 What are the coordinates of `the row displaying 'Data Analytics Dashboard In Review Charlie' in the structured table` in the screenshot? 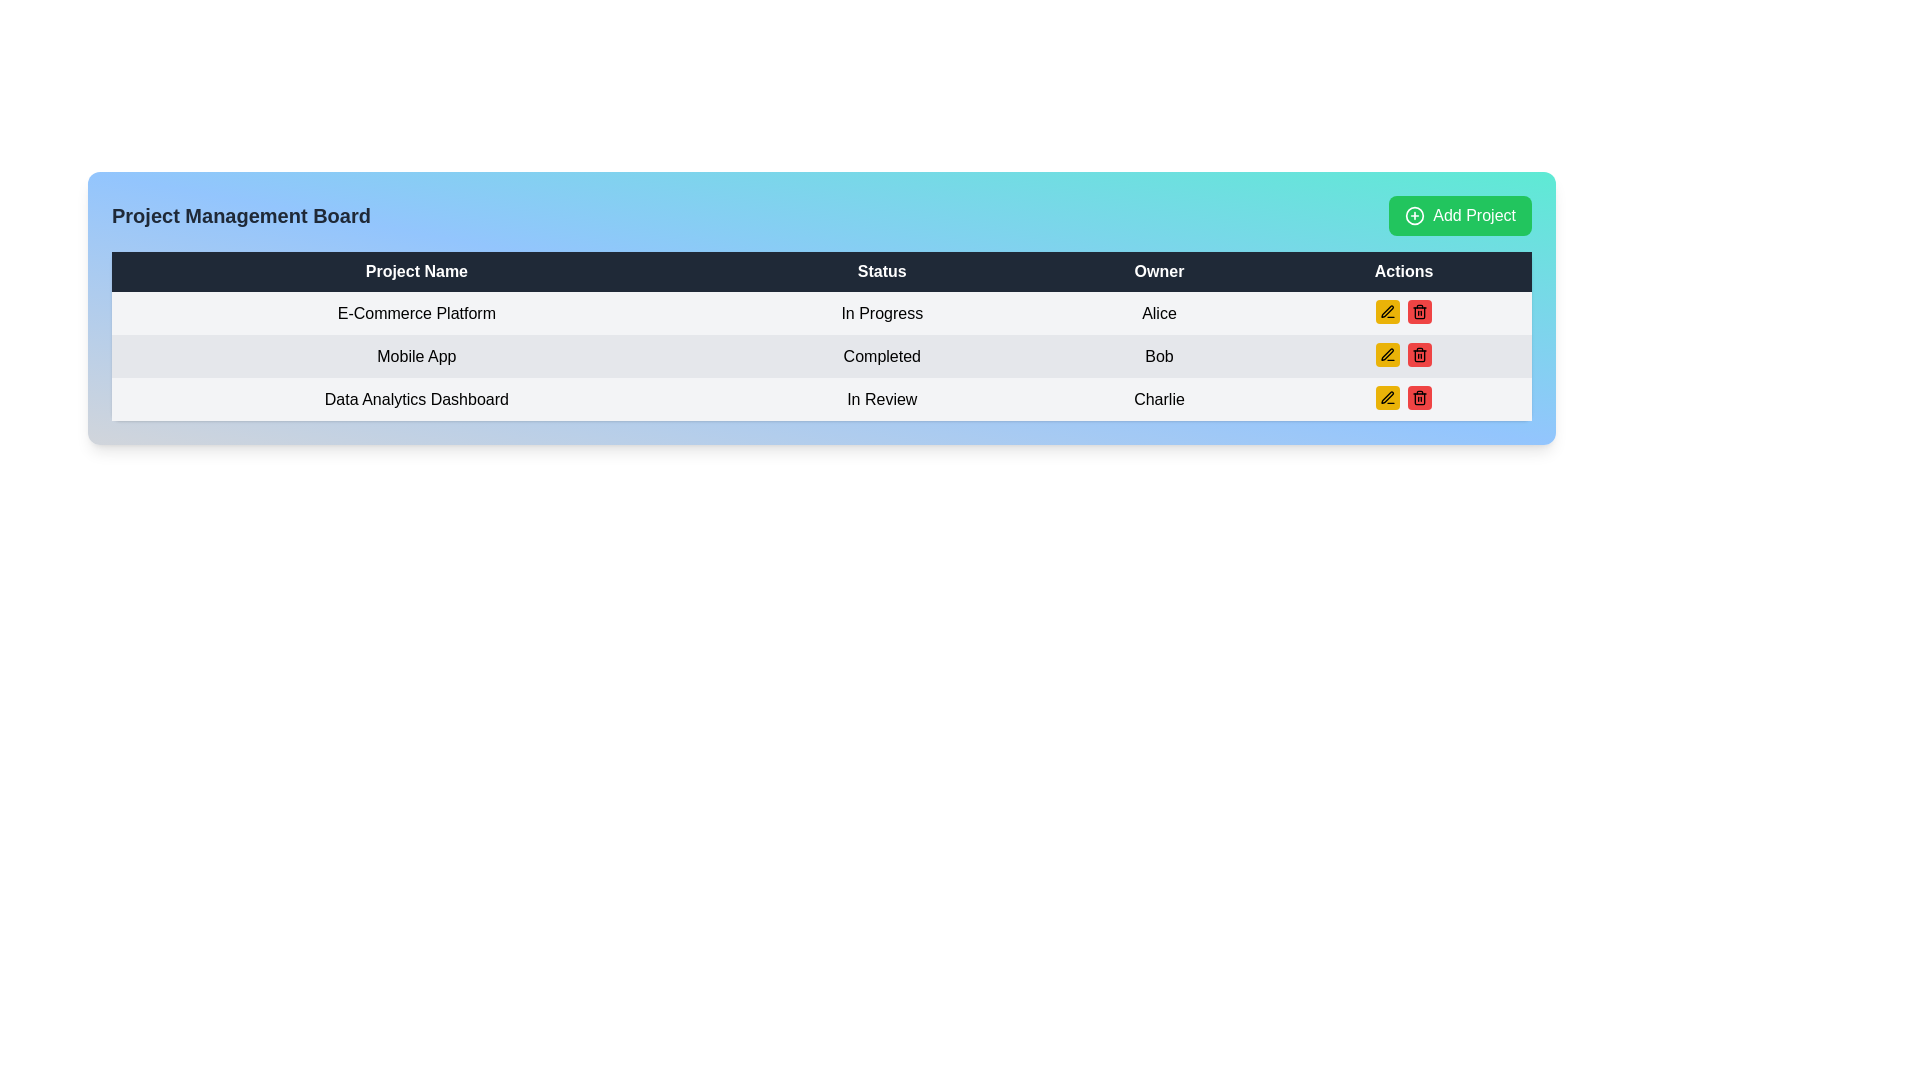 It's located at (821, 398).